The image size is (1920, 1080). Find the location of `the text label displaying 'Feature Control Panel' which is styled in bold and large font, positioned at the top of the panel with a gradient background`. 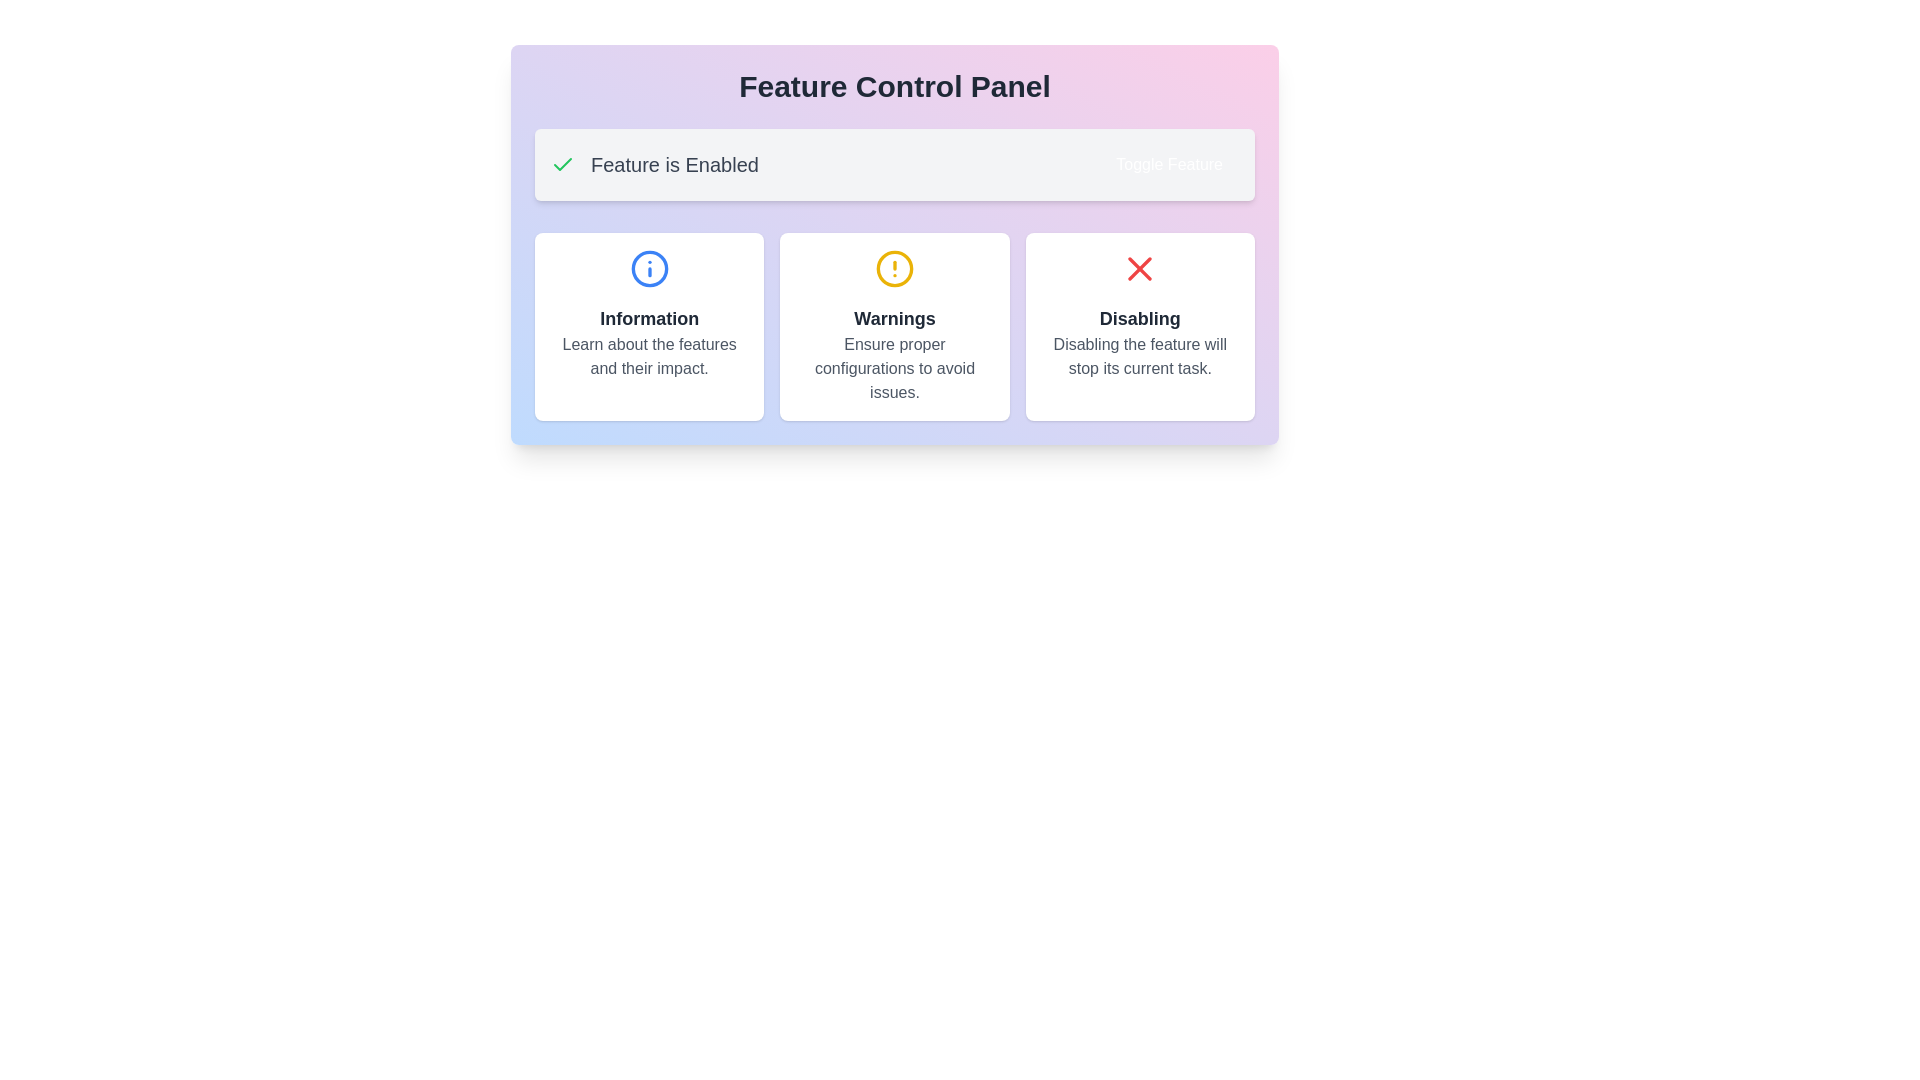

the text label displaying 'Feature Control Panel' which is styled in bold and large font, positioned at the top of the panel with a gradient background is located at coordinates (893, 86).